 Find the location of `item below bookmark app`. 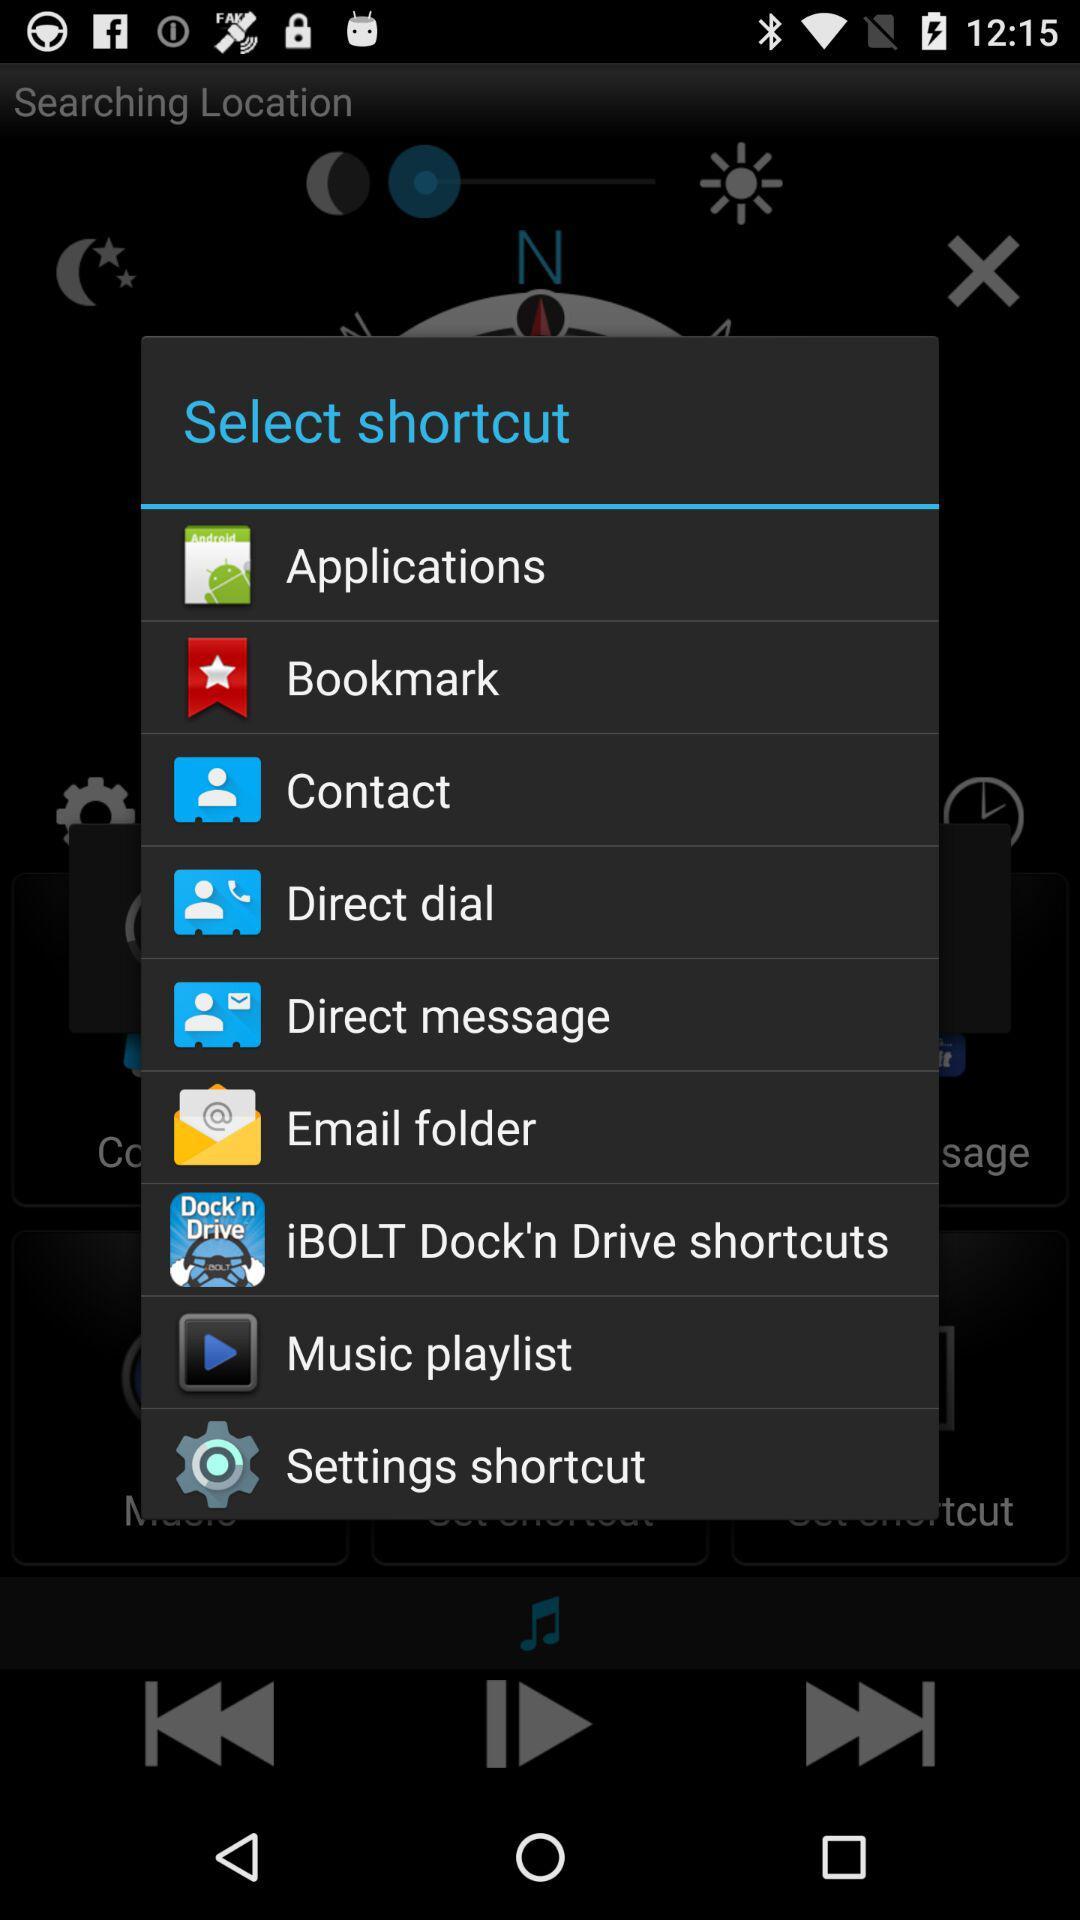

item below bookmark app is located at coordinates (540, 788).